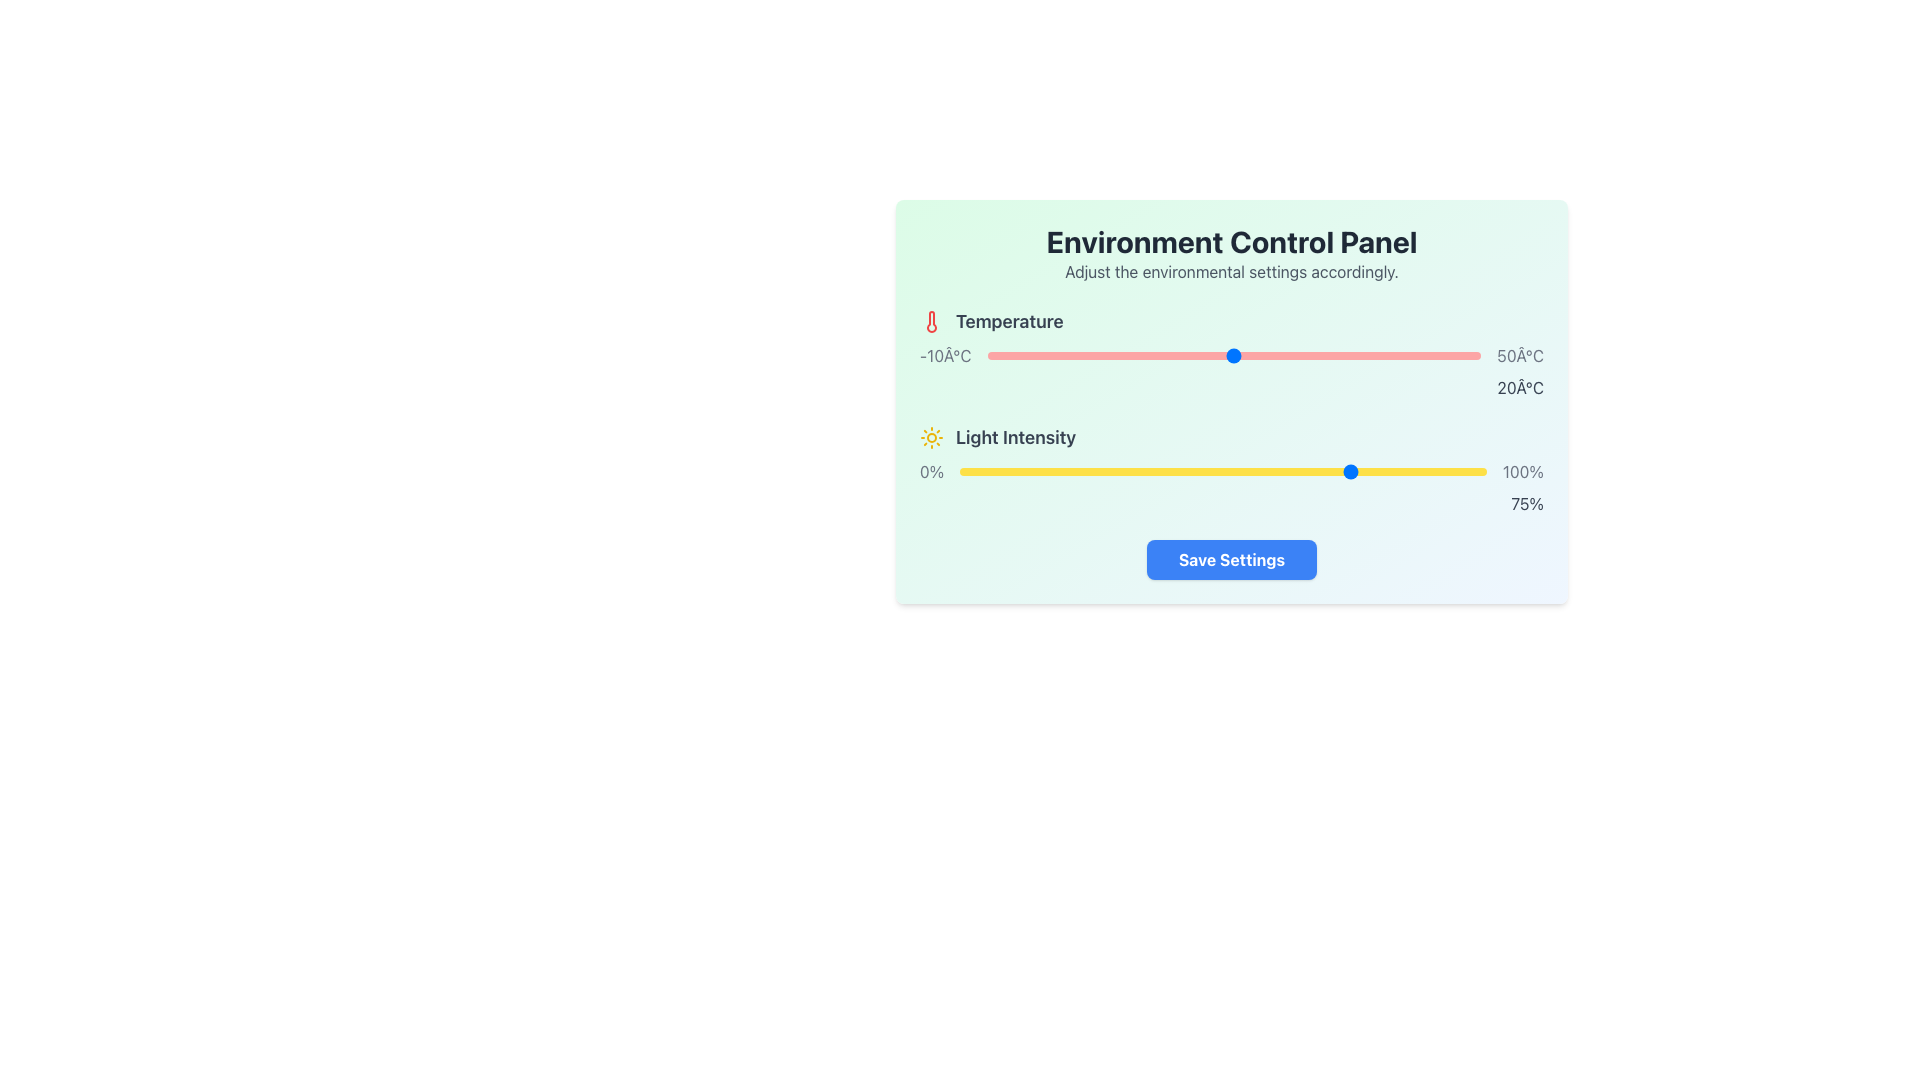 The width and height of the screenshot is (1920, 1080). I want to click on light intensity, so click(986, 471).